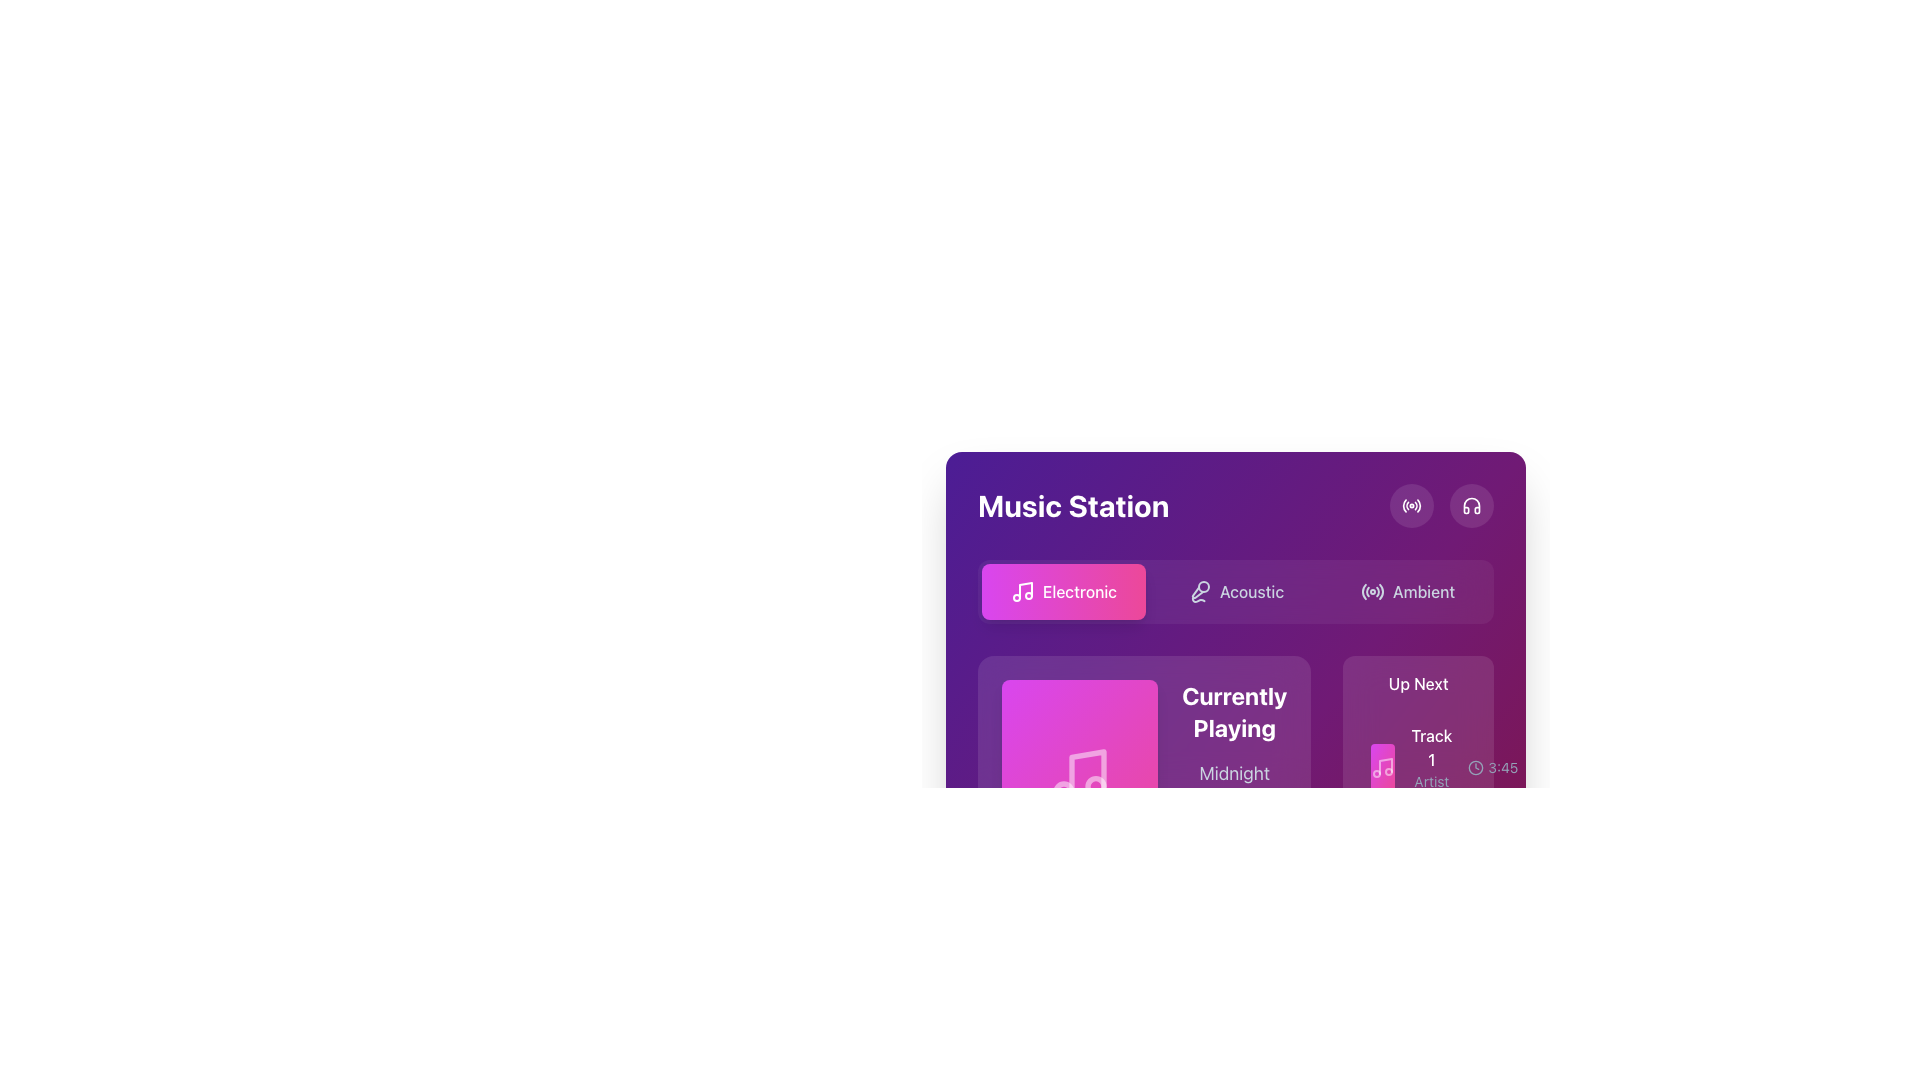 This screenshot has width=1920, height=1080. I want to click on the text label displaying the title of the currently playing music track, which is positioned below the 'Currently Playing' label and above the 'Electronic Fusion' text label, so click(1233, 786).